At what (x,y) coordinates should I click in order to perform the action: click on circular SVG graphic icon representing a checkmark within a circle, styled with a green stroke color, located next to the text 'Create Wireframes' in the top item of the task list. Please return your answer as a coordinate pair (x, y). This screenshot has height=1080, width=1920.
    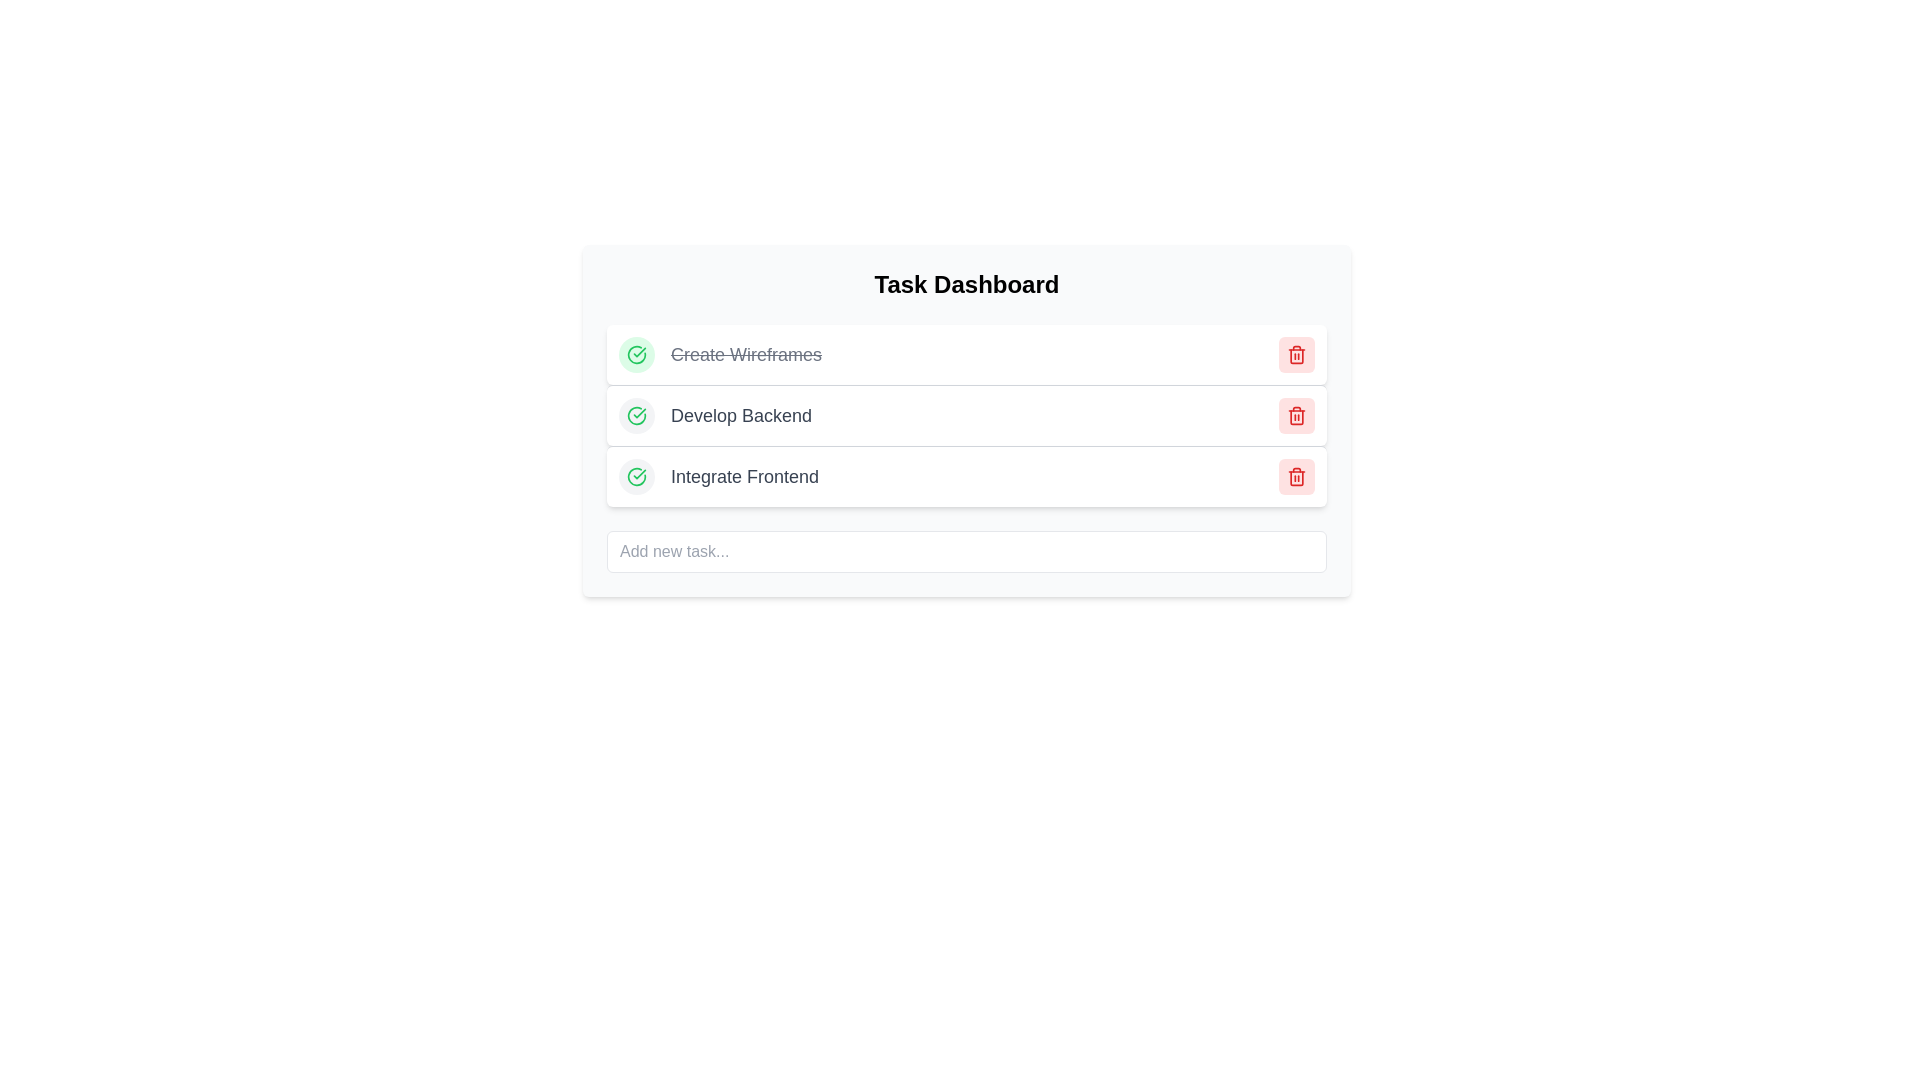
    Looking at the image, I should click on (636, 353).